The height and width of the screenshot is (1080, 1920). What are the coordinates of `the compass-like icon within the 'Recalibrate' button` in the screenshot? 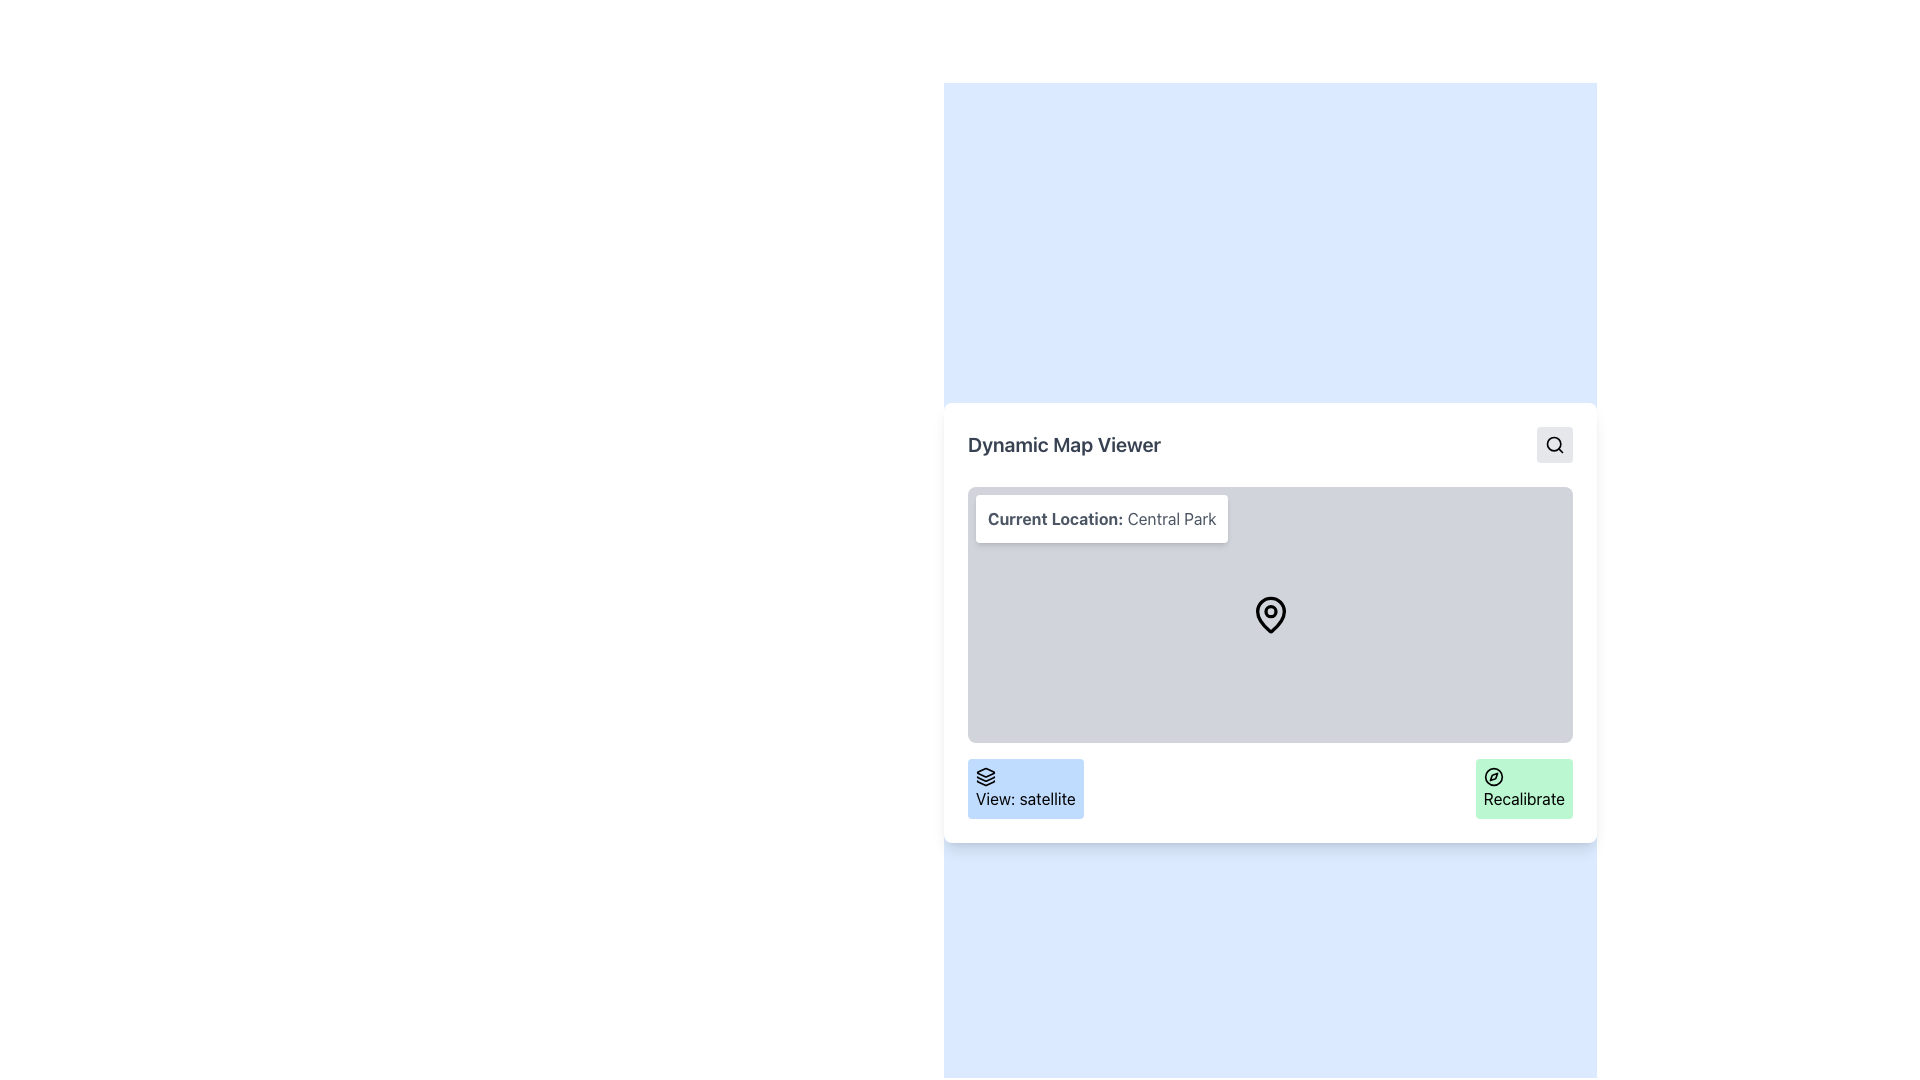 It's located at (1493, 775).